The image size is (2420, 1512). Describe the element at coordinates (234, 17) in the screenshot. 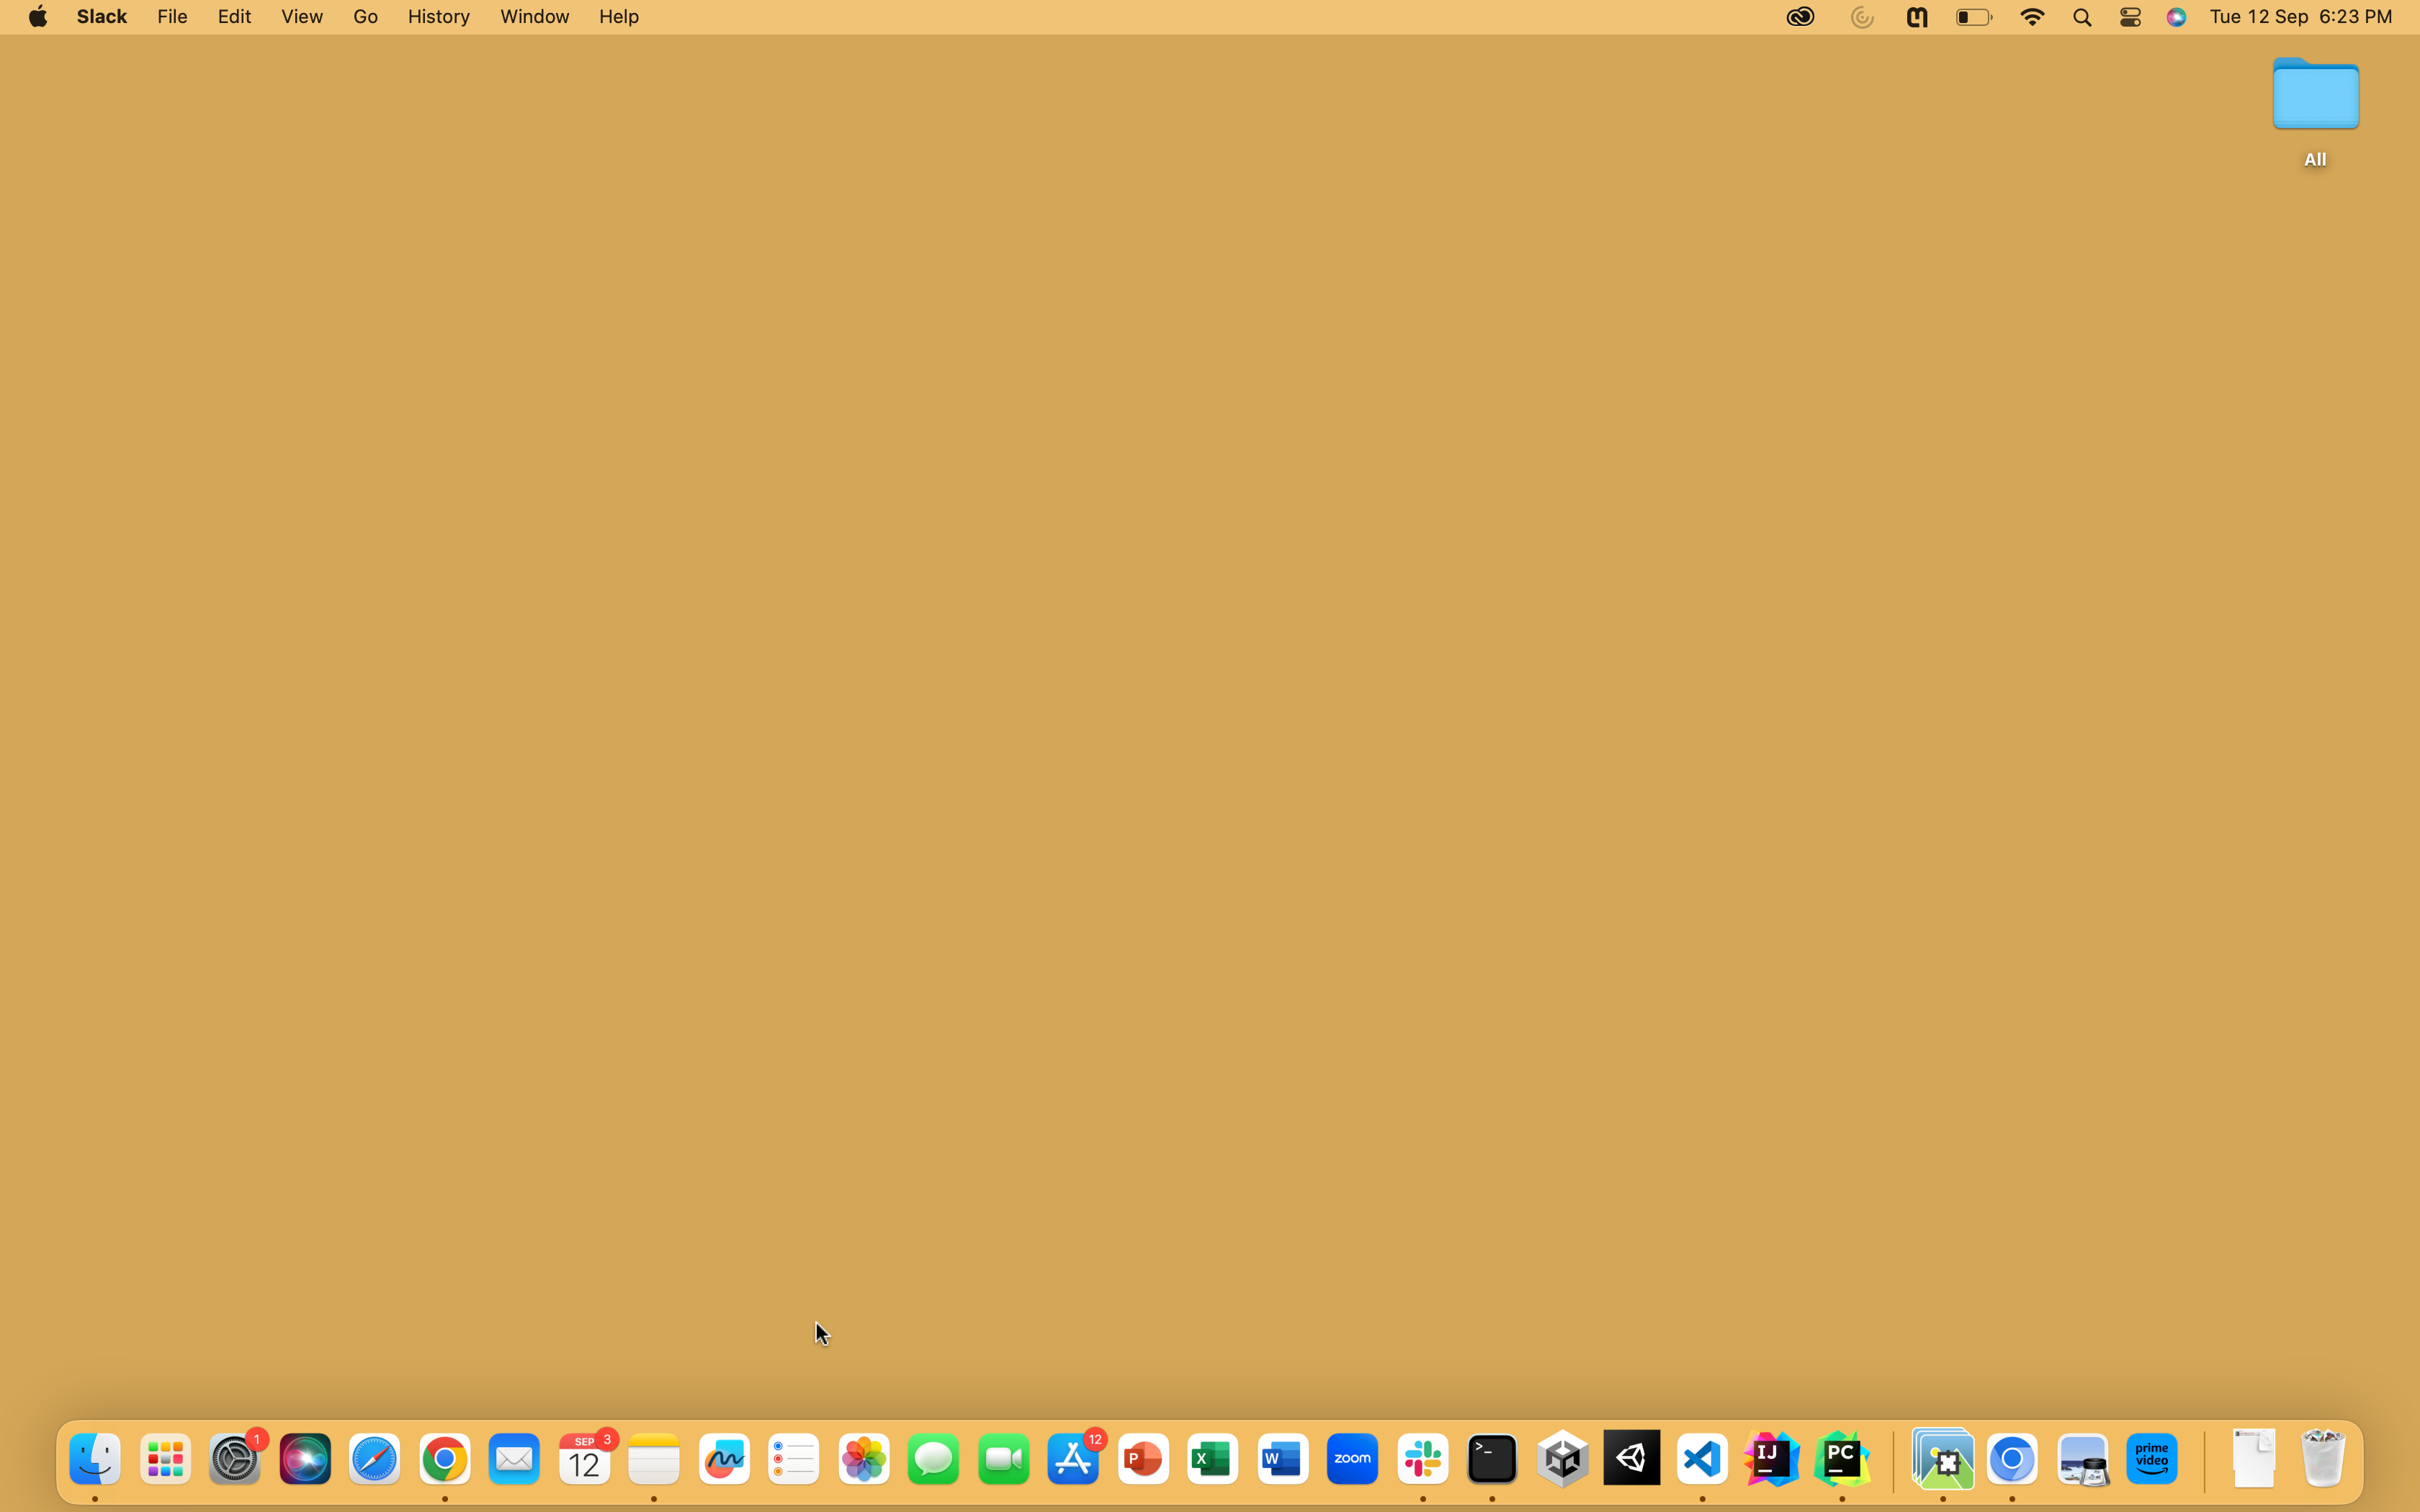

I see `the Edit Options function` at that location.